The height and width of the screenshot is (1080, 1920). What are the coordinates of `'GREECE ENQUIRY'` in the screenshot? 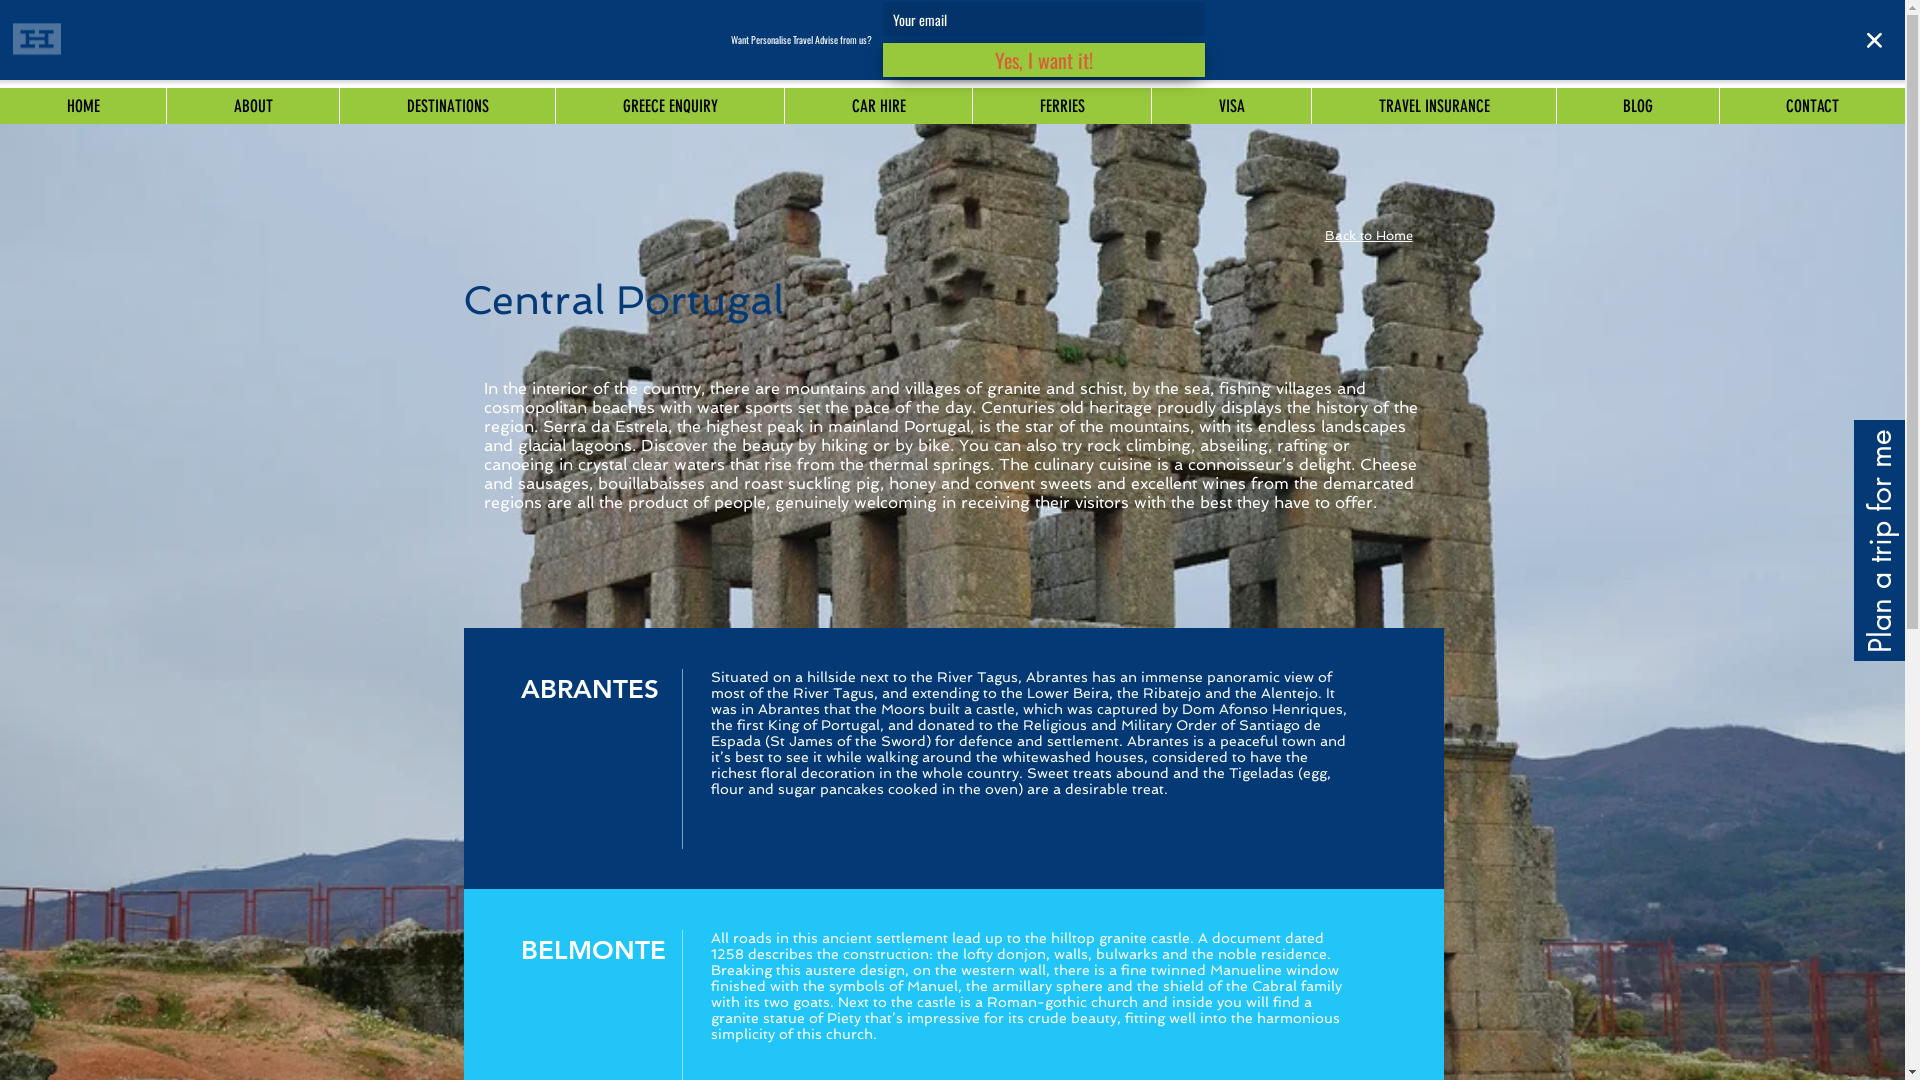 It's located at (669, 105).